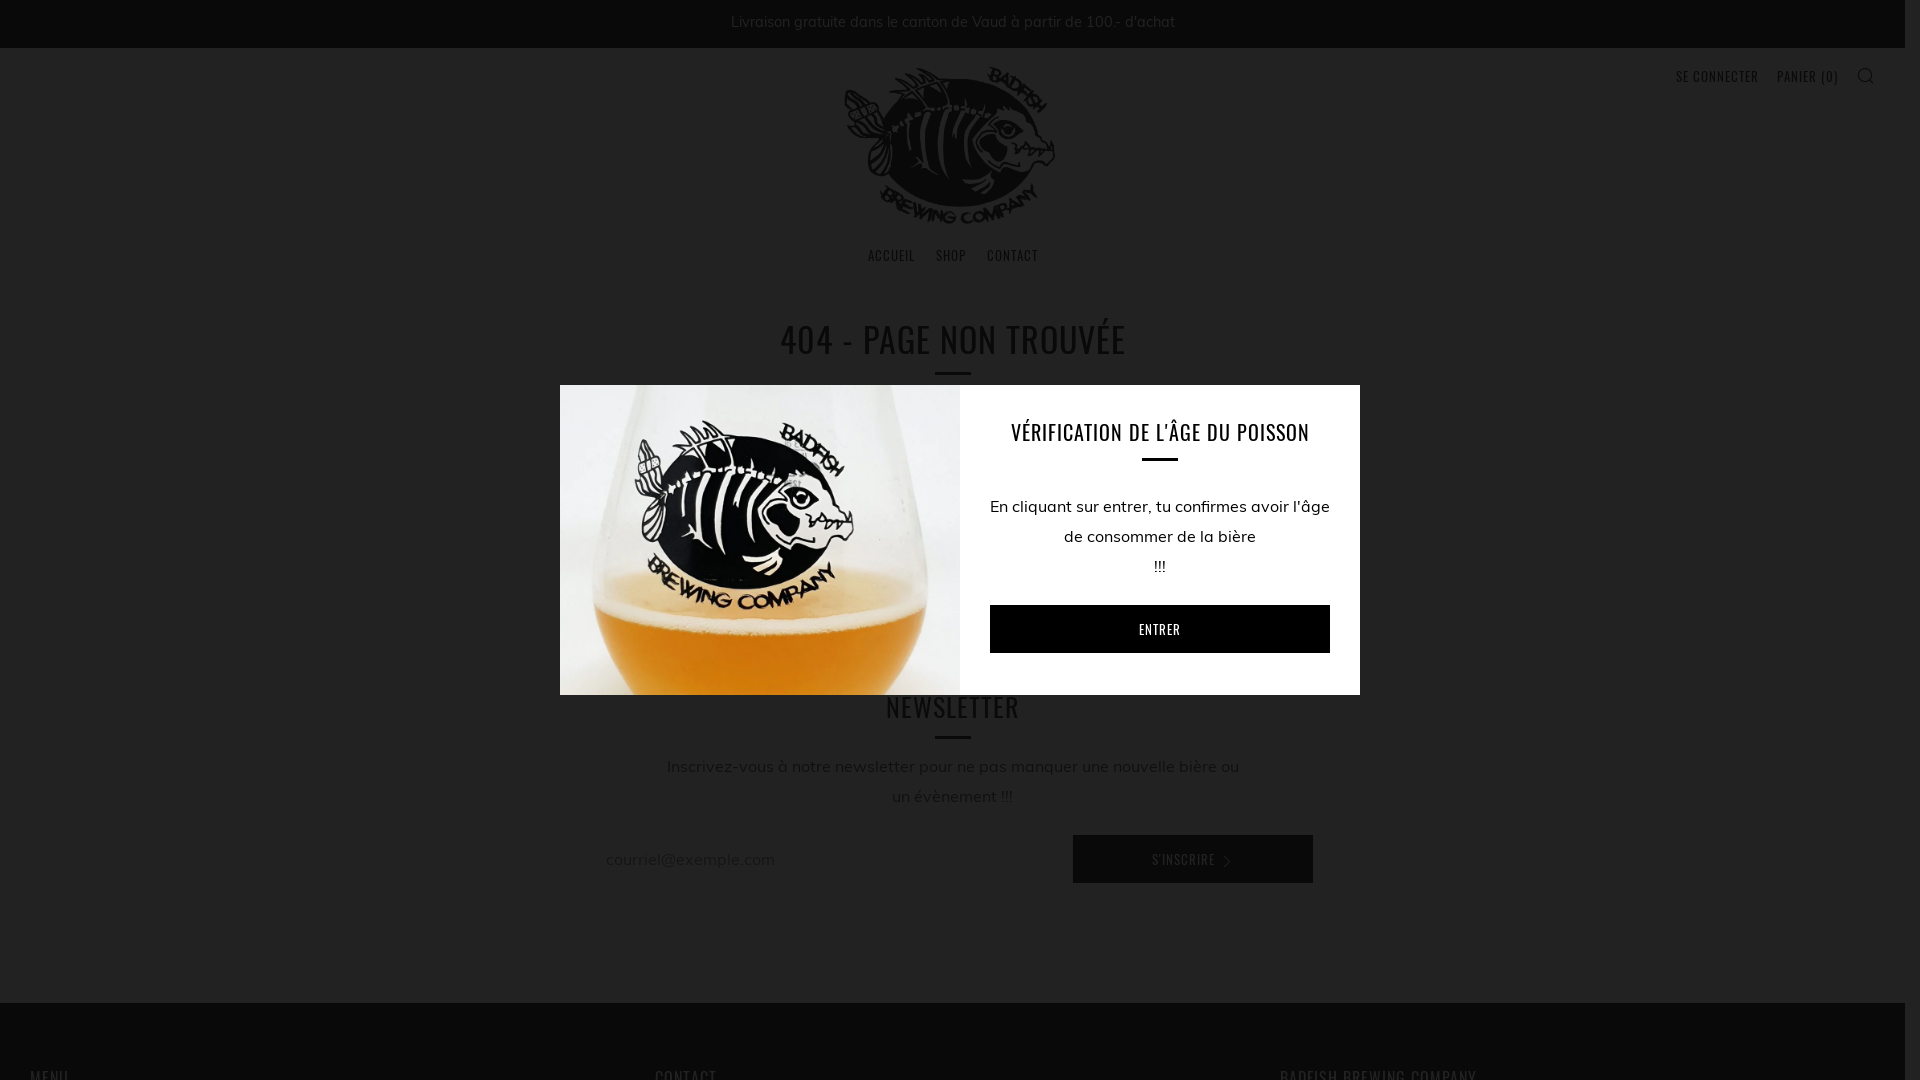  What do you see at coordinates (1807, 75) in the screenshot?
I see `'PANIER (0)'` at bounding box center [1807, 75].